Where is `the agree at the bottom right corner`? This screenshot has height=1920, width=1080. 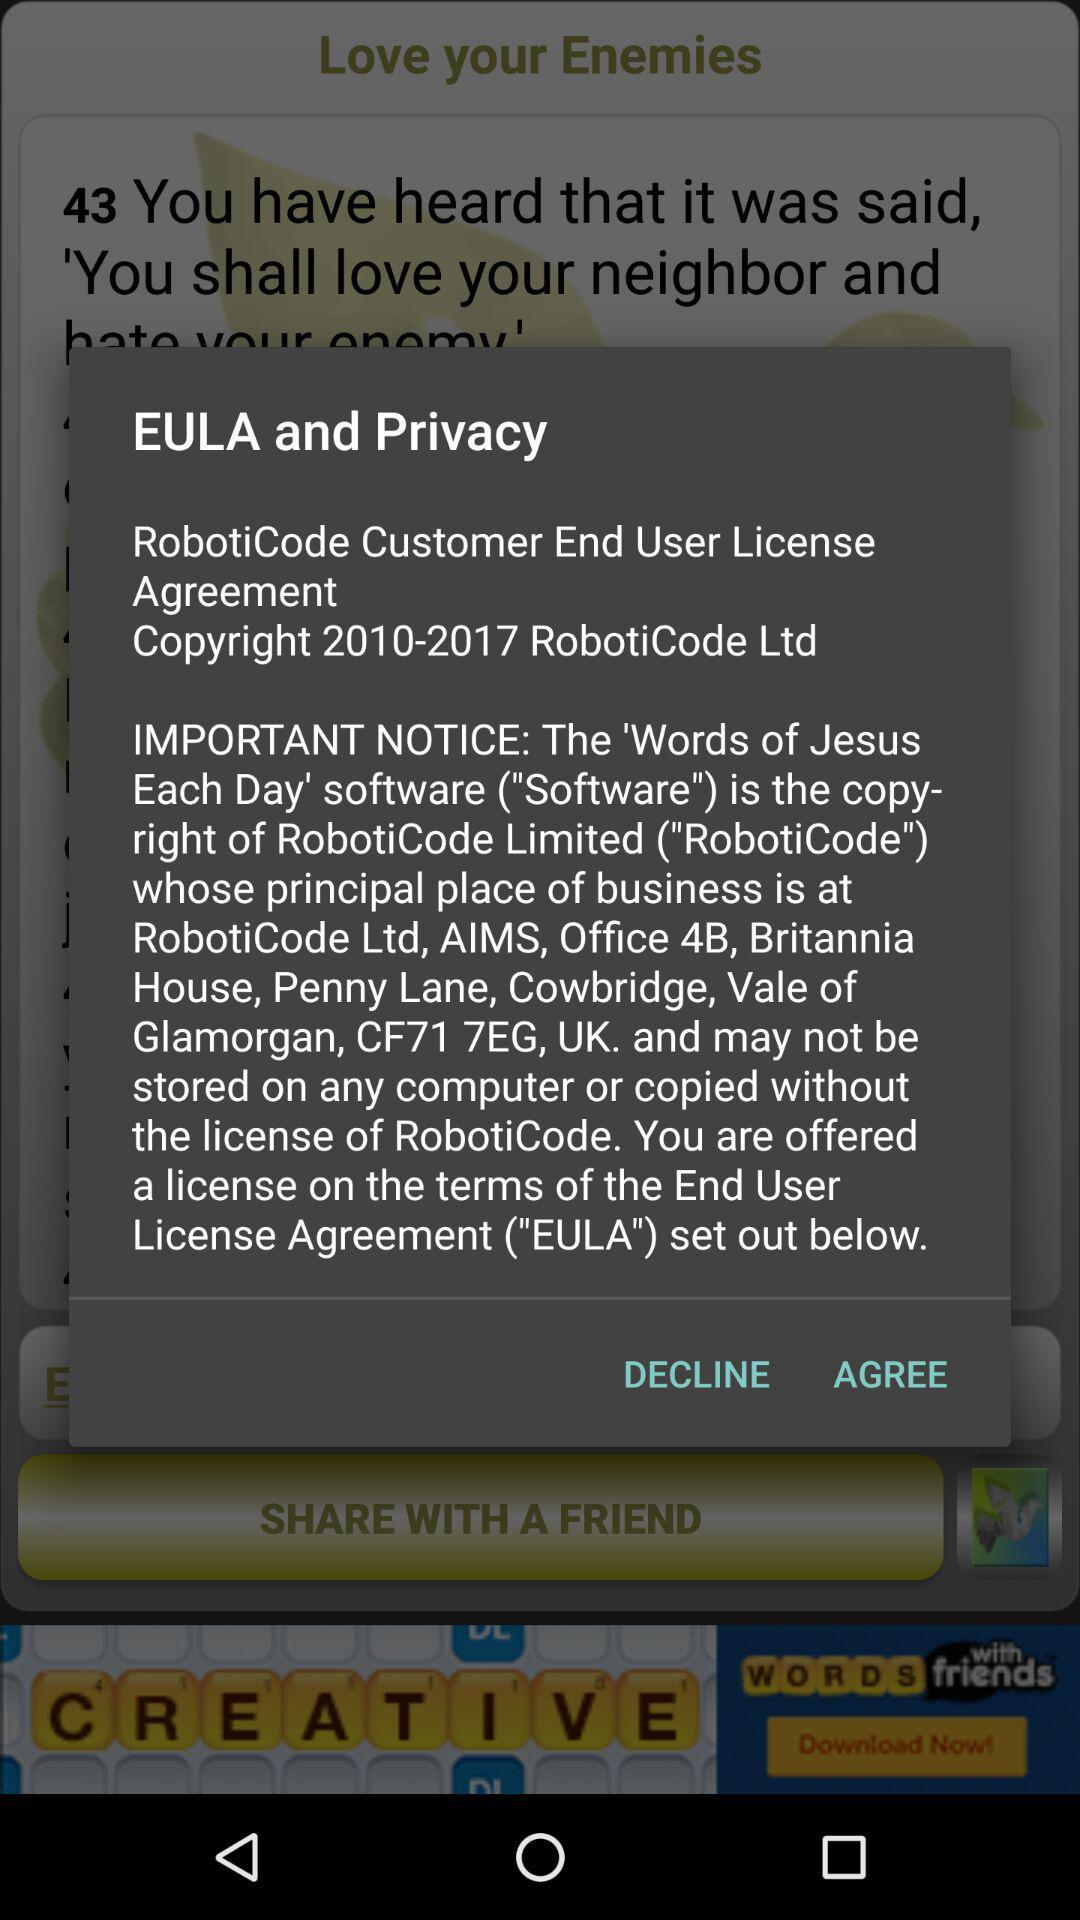 the agree at the bottom right corner is located at coordinates (889, 1372).